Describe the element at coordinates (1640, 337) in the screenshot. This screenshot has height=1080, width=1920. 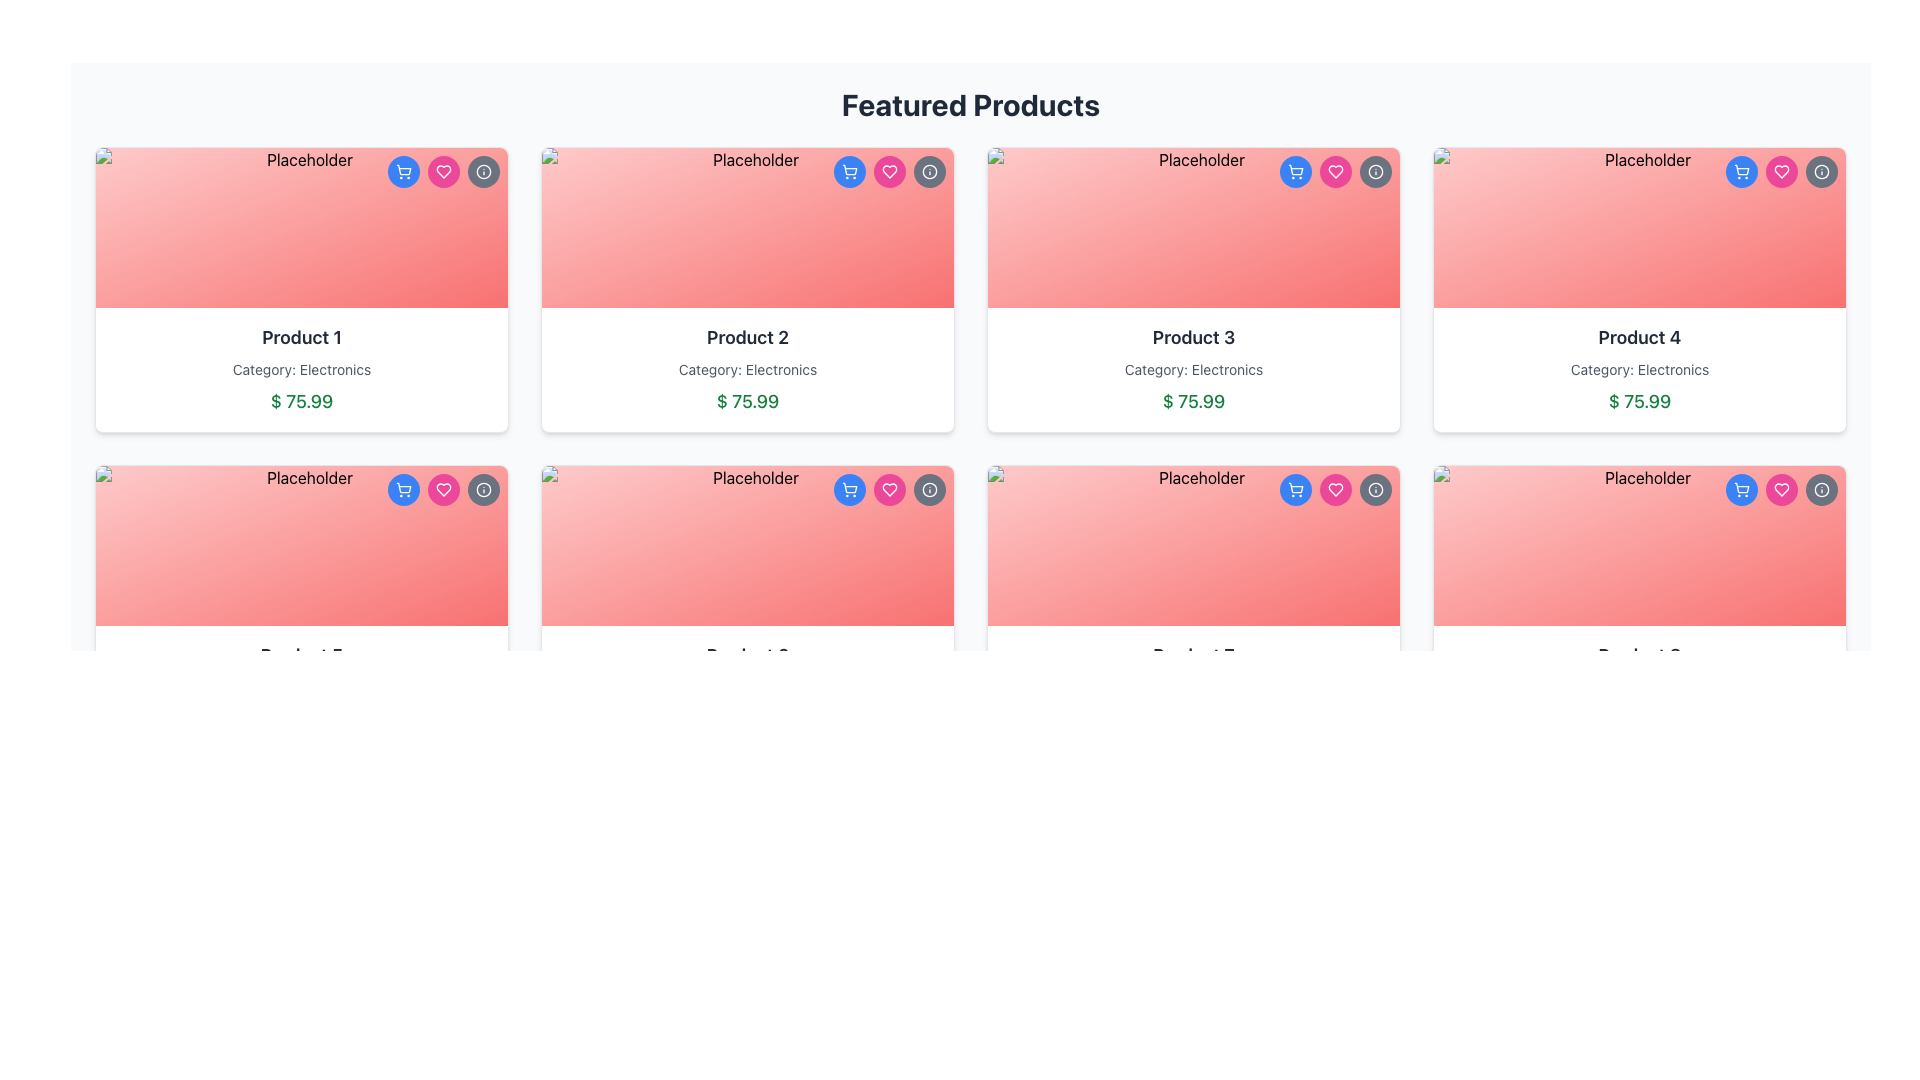
I see `the text label displaying 'Product 4' in bold, large font, located in the fourth column of the first row, above 'Category: Electronics' and '$ 75.99'` at that location.